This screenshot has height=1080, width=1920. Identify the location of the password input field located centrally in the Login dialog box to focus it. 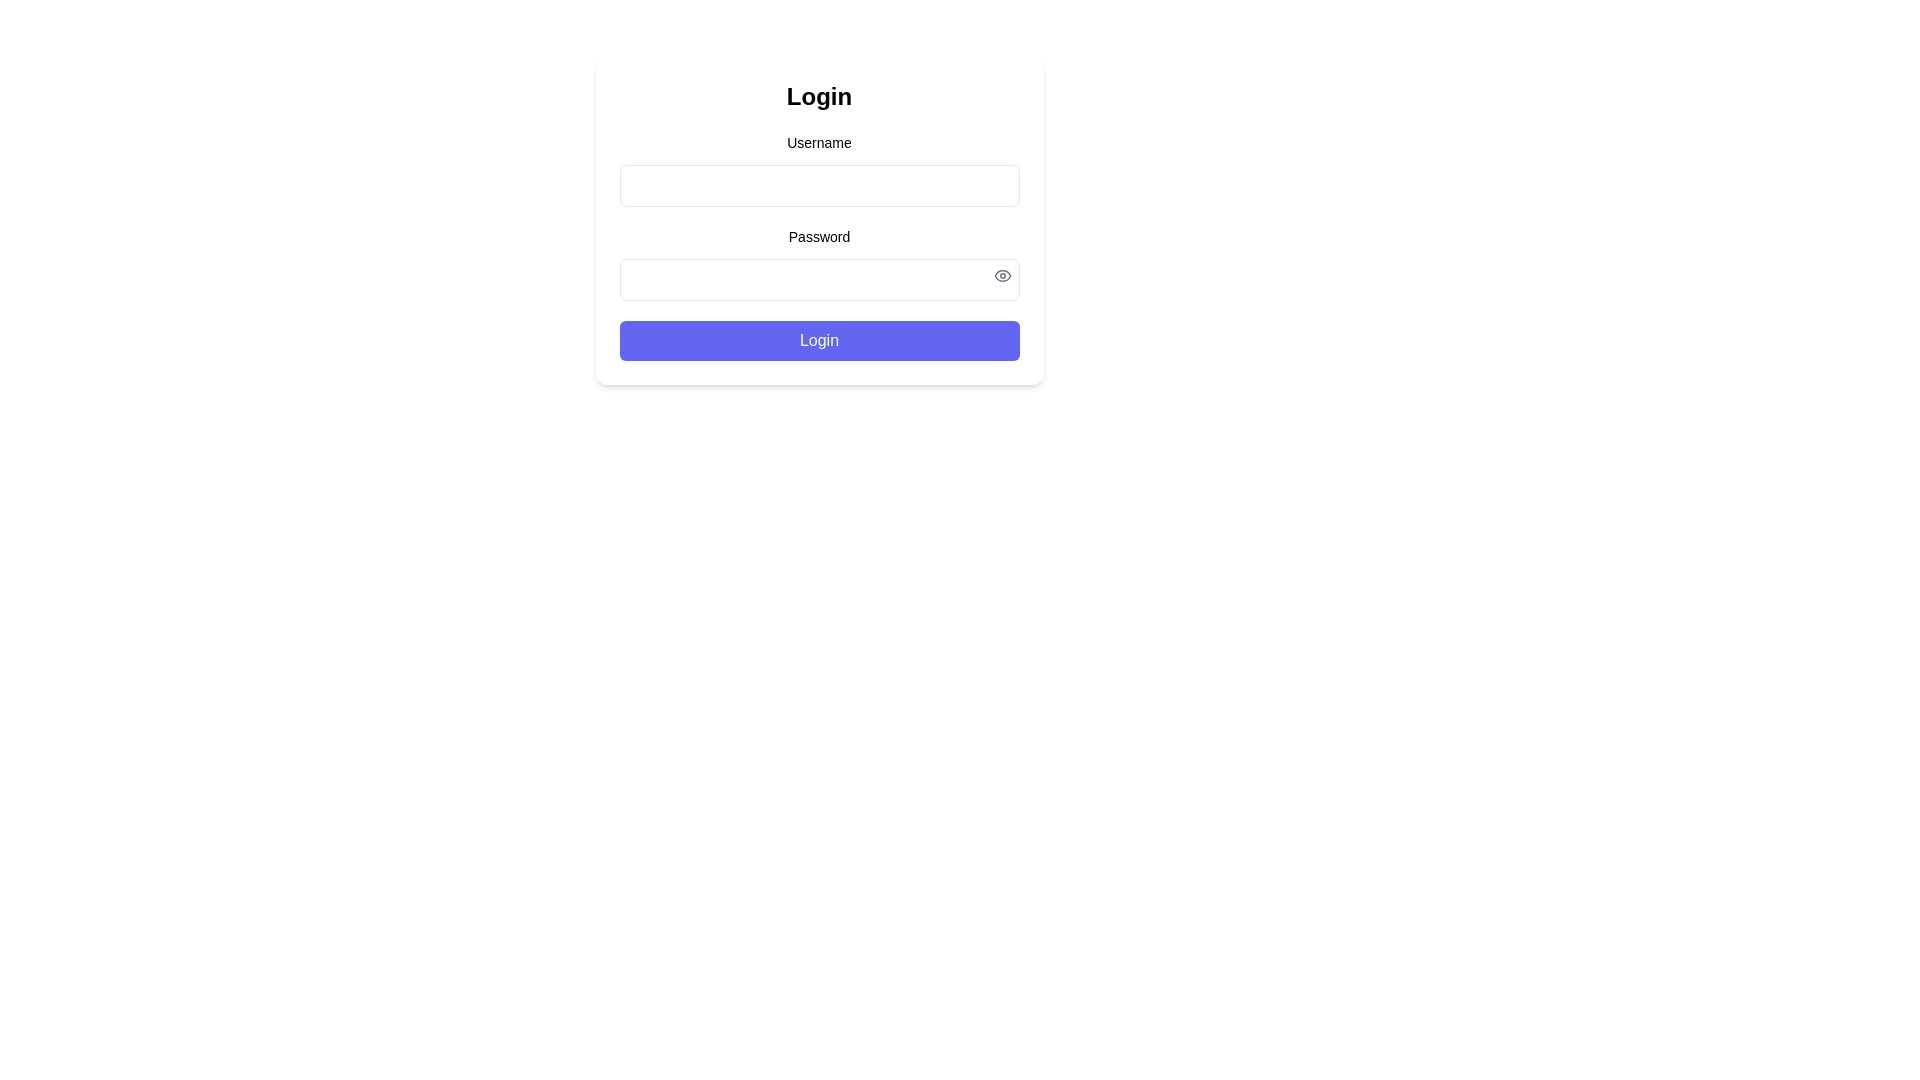
(819, 262).